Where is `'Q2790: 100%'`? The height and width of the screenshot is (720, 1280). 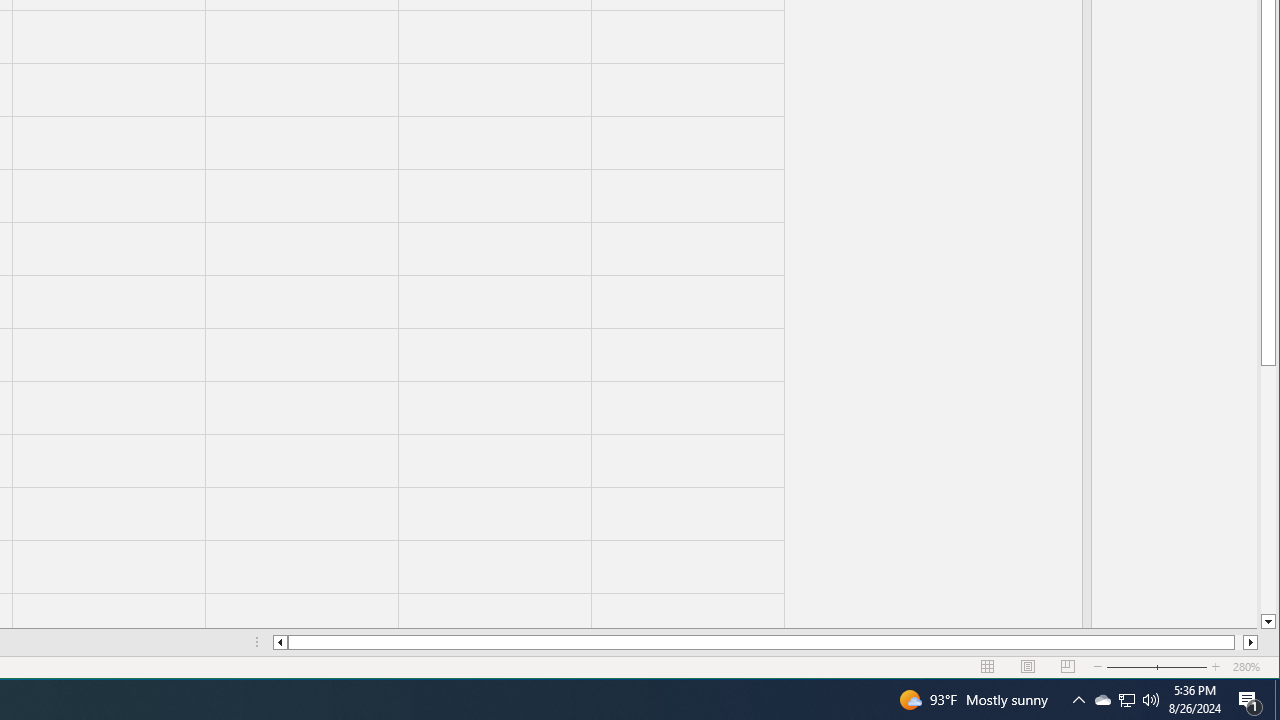
'Q2790: 100%' is located at coordinates (1151, 698).